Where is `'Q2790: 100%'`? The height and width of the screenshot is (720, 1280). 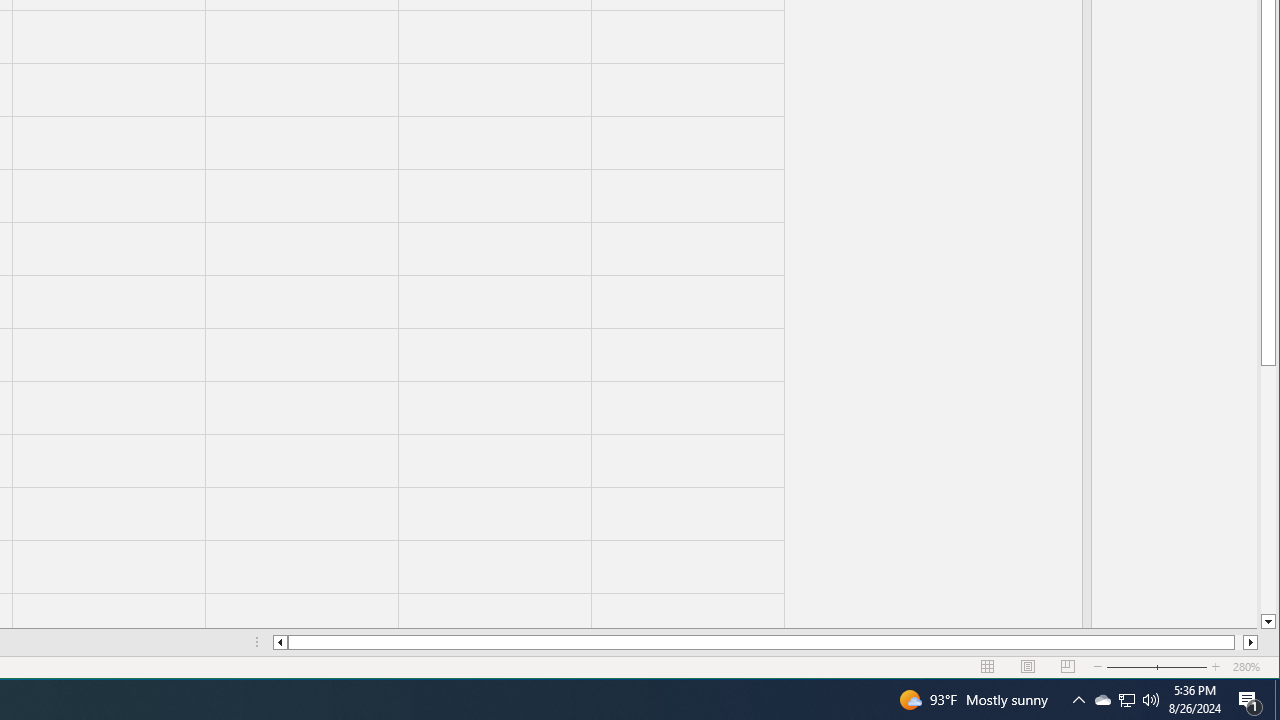
'Q2790: 100%' is located at coordinates (1151, 698).